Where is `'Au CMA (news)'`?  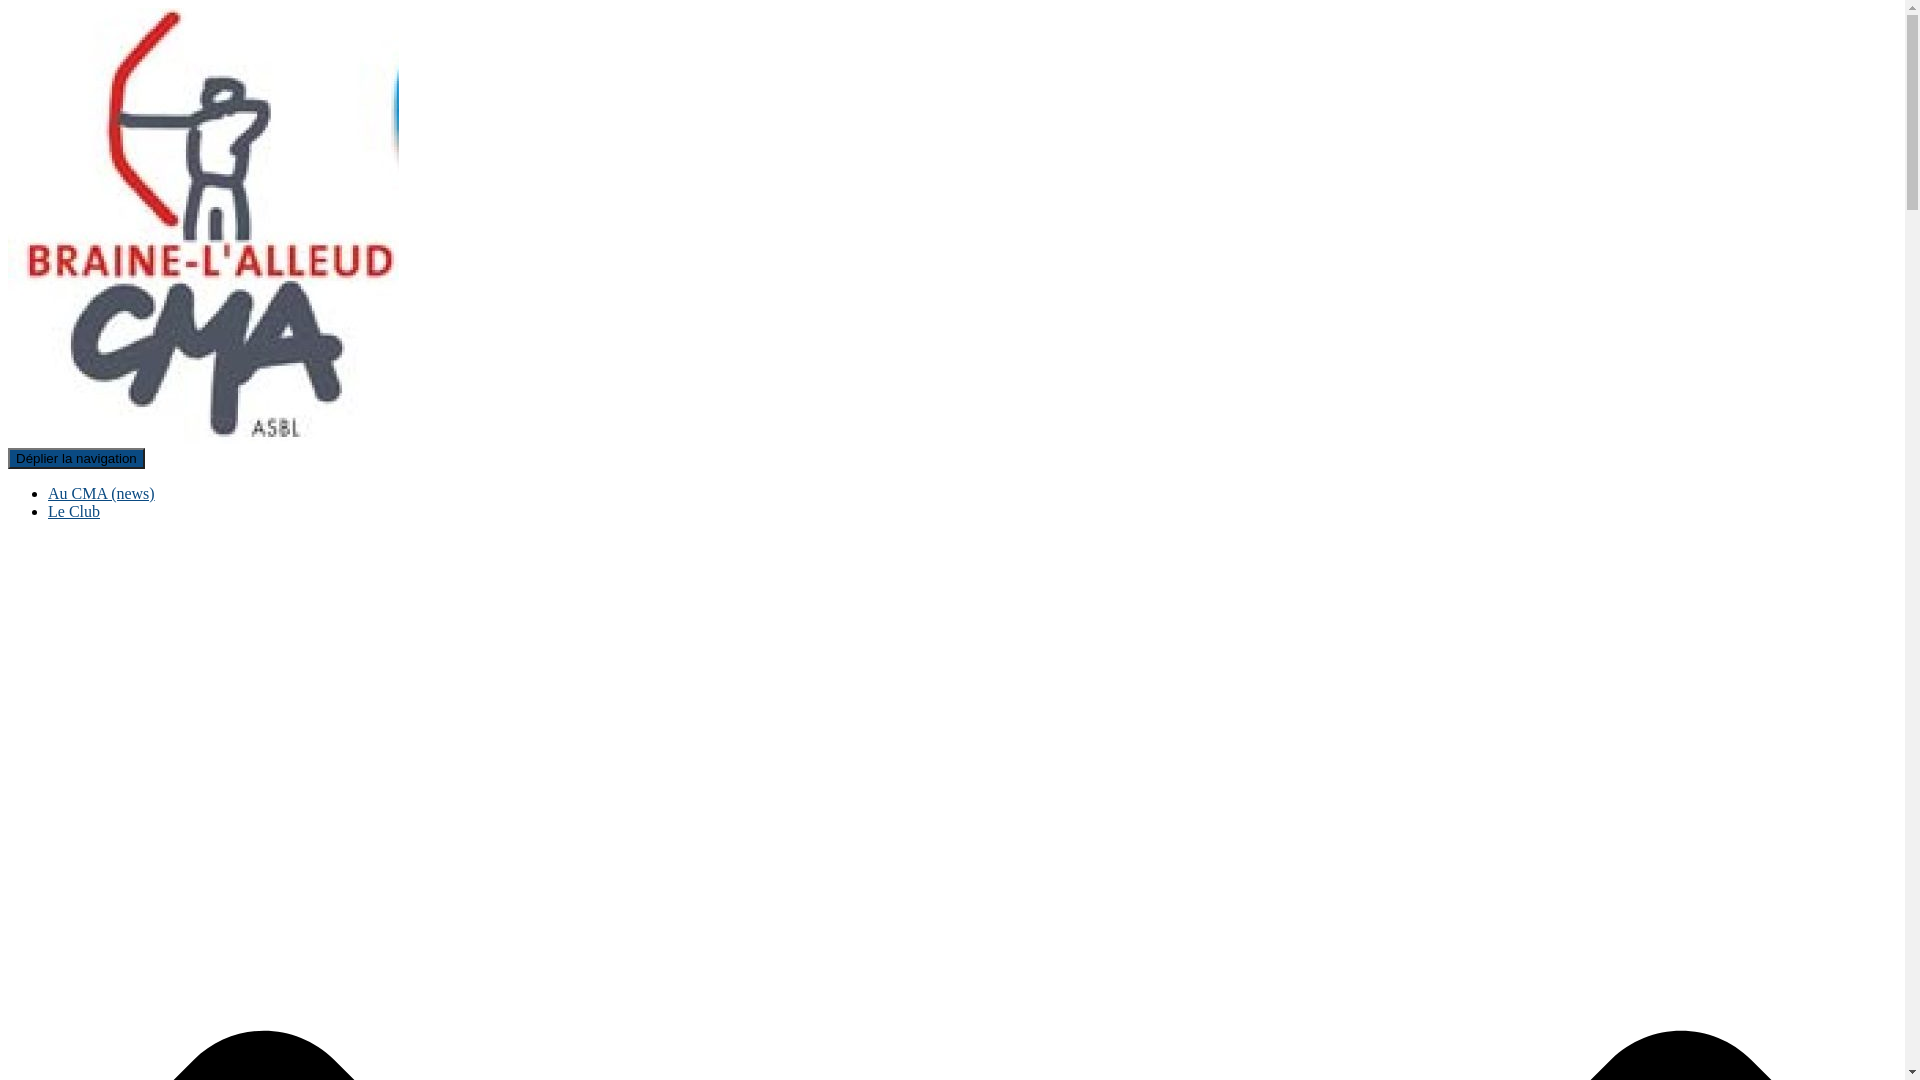 'Au CMA (news)' is located at coordinates (100, 493).